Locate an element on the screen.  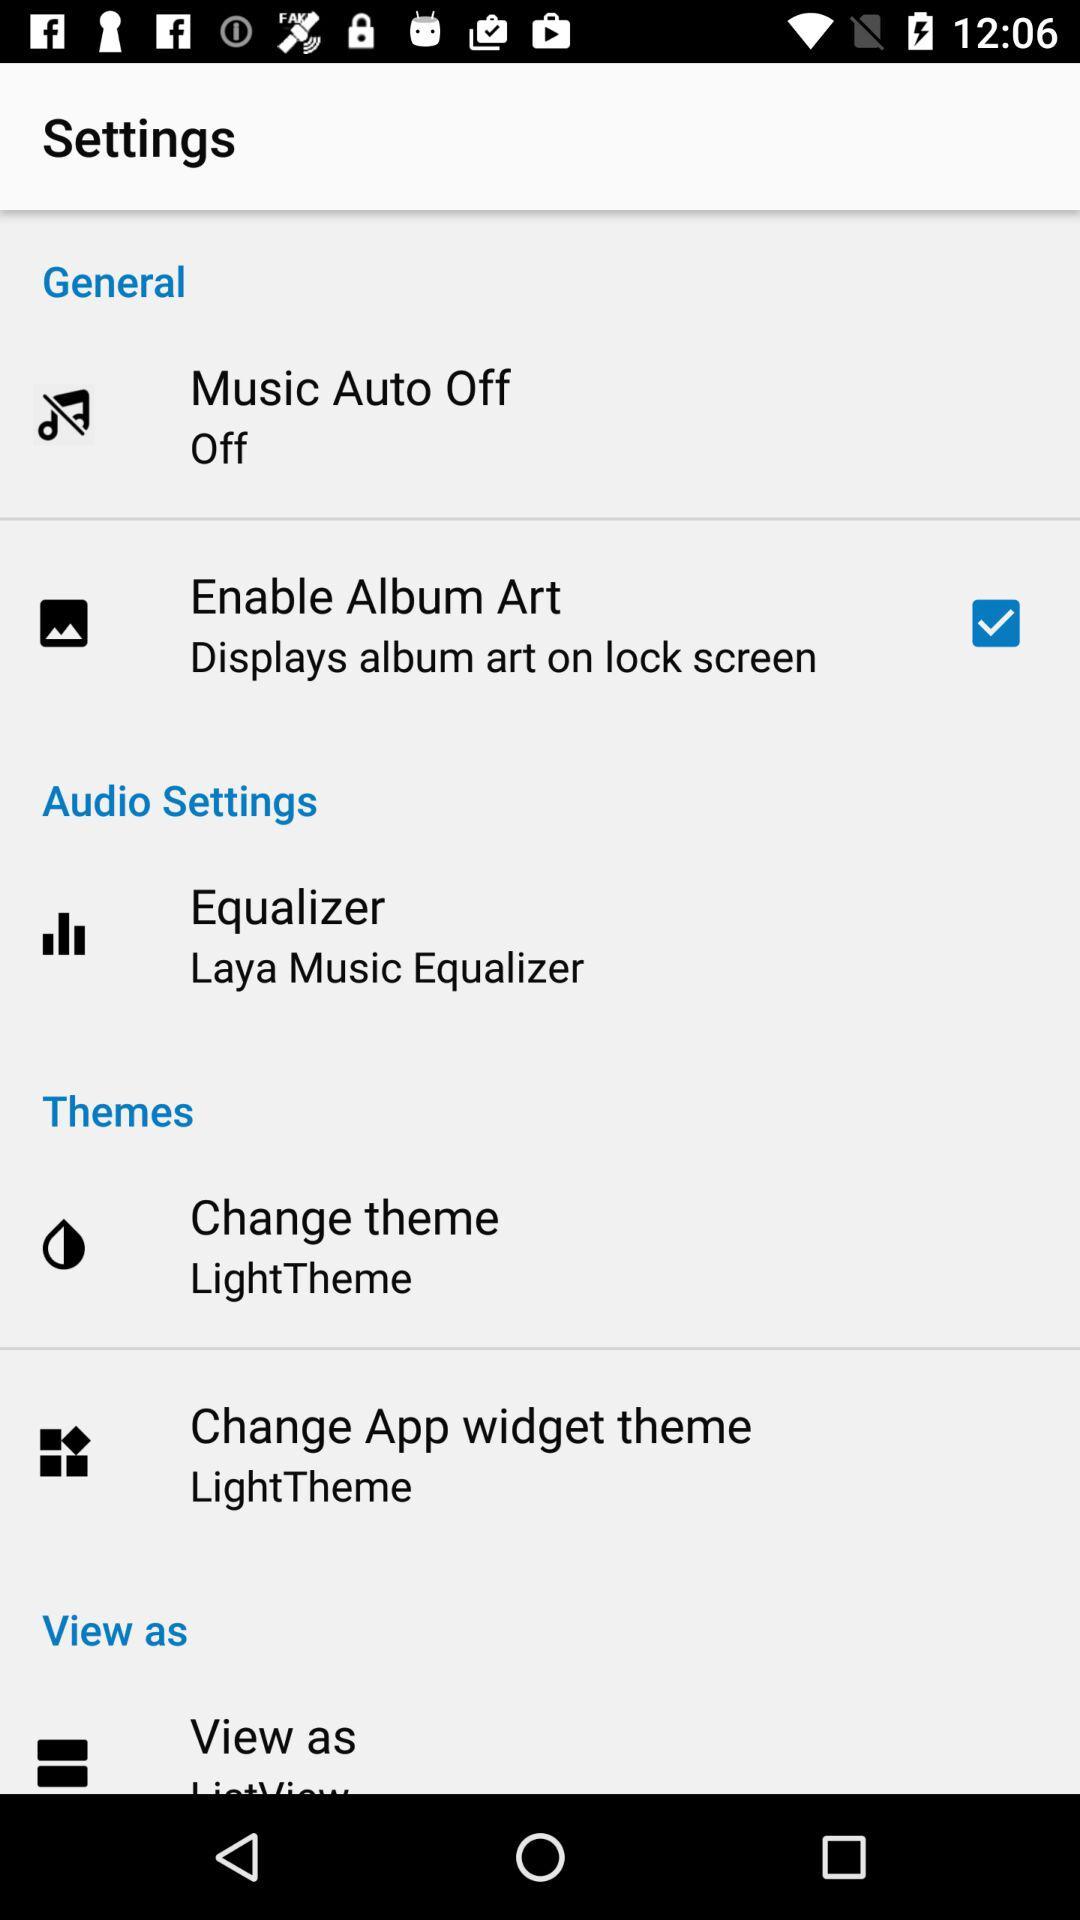
the icon above change theme icon is located at coordinates (540, 1088).